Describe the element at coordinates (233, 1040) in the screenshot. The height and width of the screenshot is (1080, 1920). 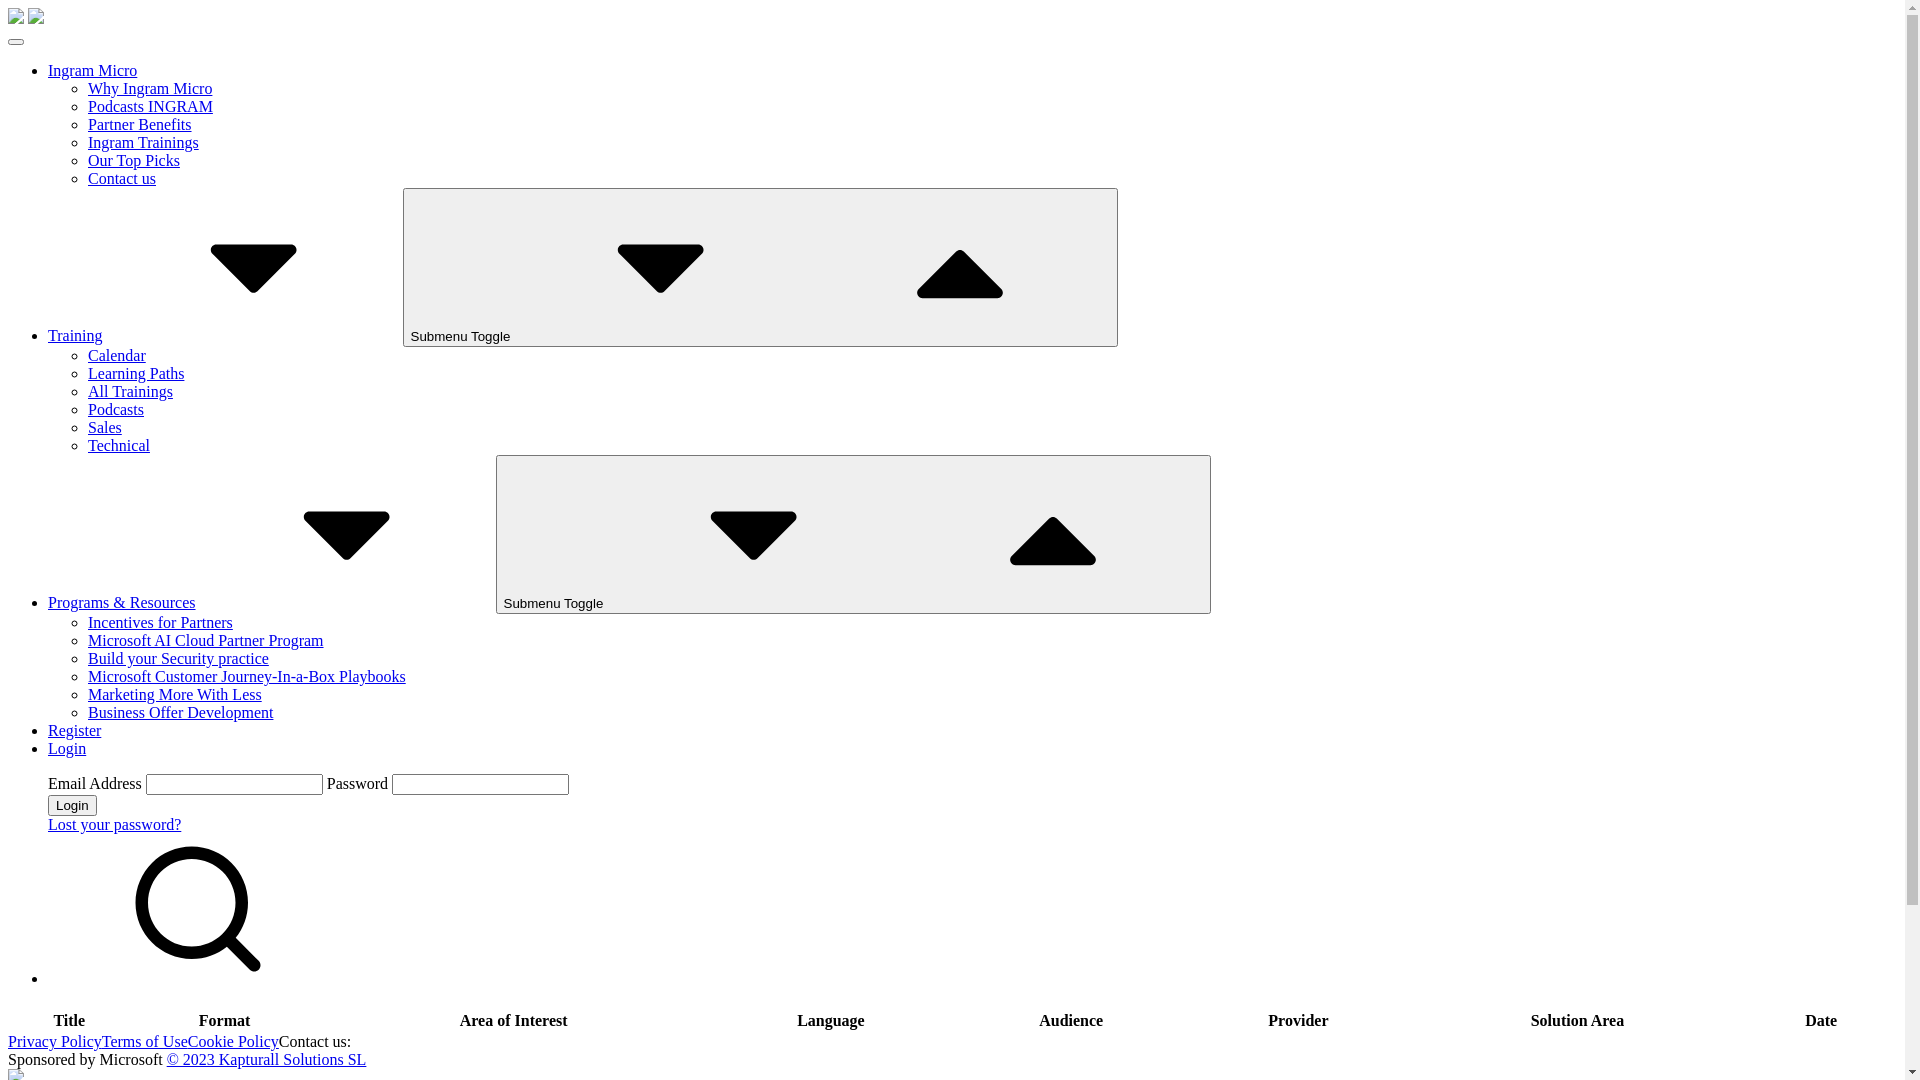
I see `'Cookie Policy'` at that location.